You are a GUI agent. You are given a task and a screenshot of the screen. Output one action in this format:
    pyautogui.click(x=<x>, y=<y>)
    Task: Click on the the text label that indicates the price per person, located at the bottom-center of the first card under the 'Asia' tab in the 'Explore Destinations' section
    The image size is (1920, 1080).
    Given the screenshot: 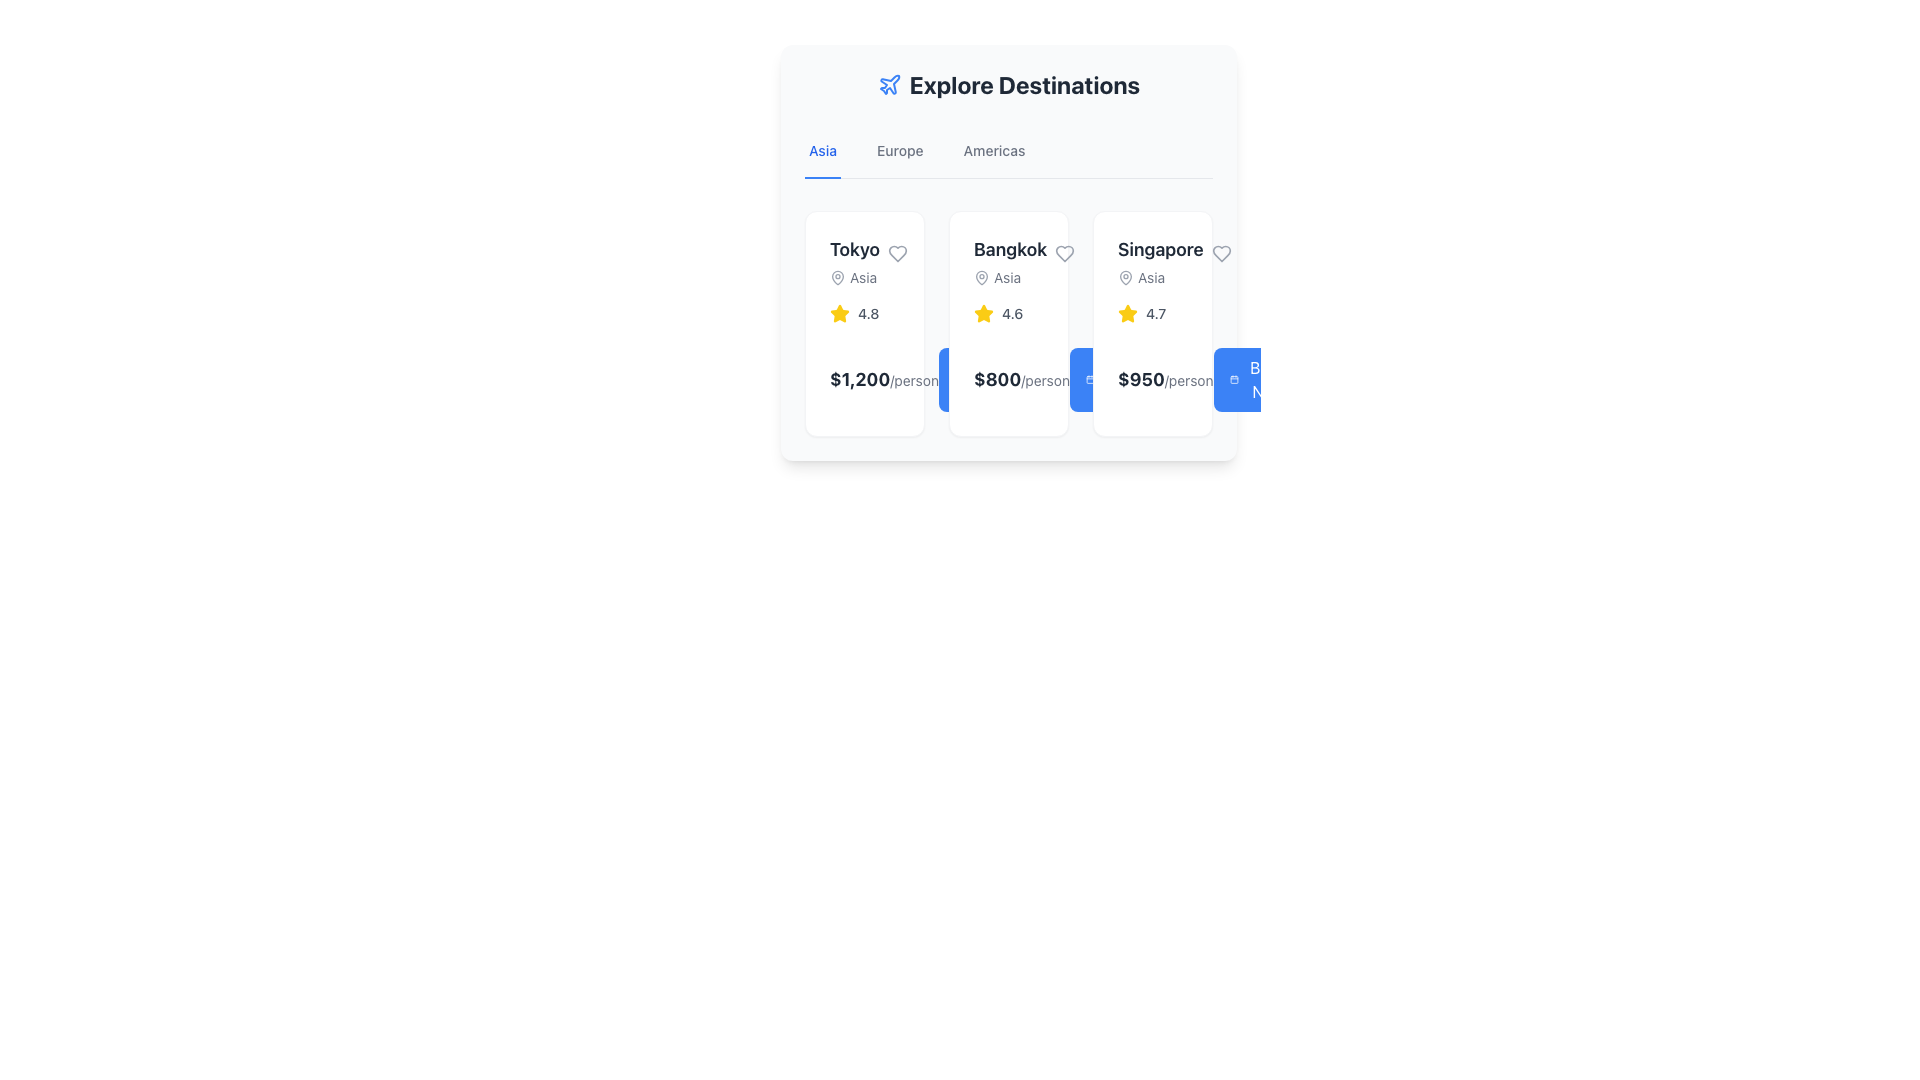 What is the action you would take?
    pyautogui.click(x=913, y=380)
    